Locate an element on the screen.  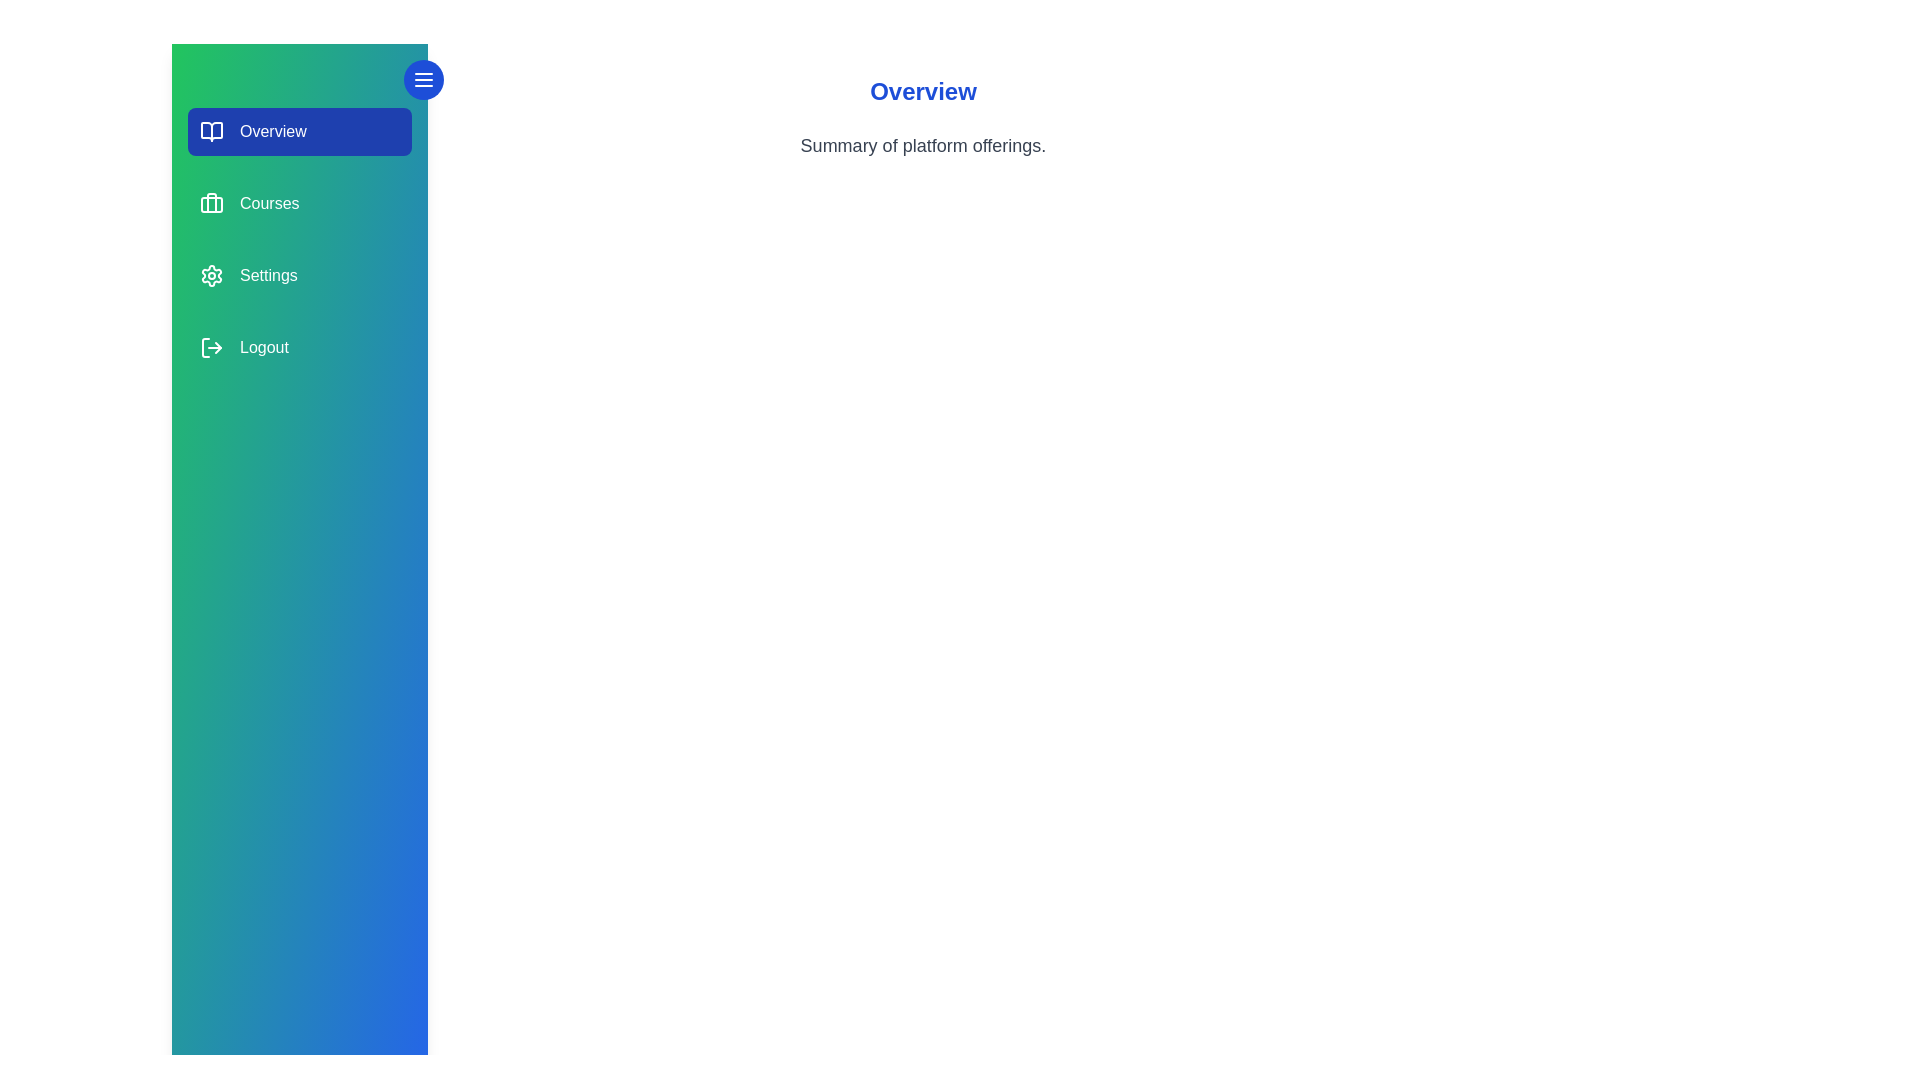
the section labeled Courses to view its hover effect is located at coordinates (298, 204).